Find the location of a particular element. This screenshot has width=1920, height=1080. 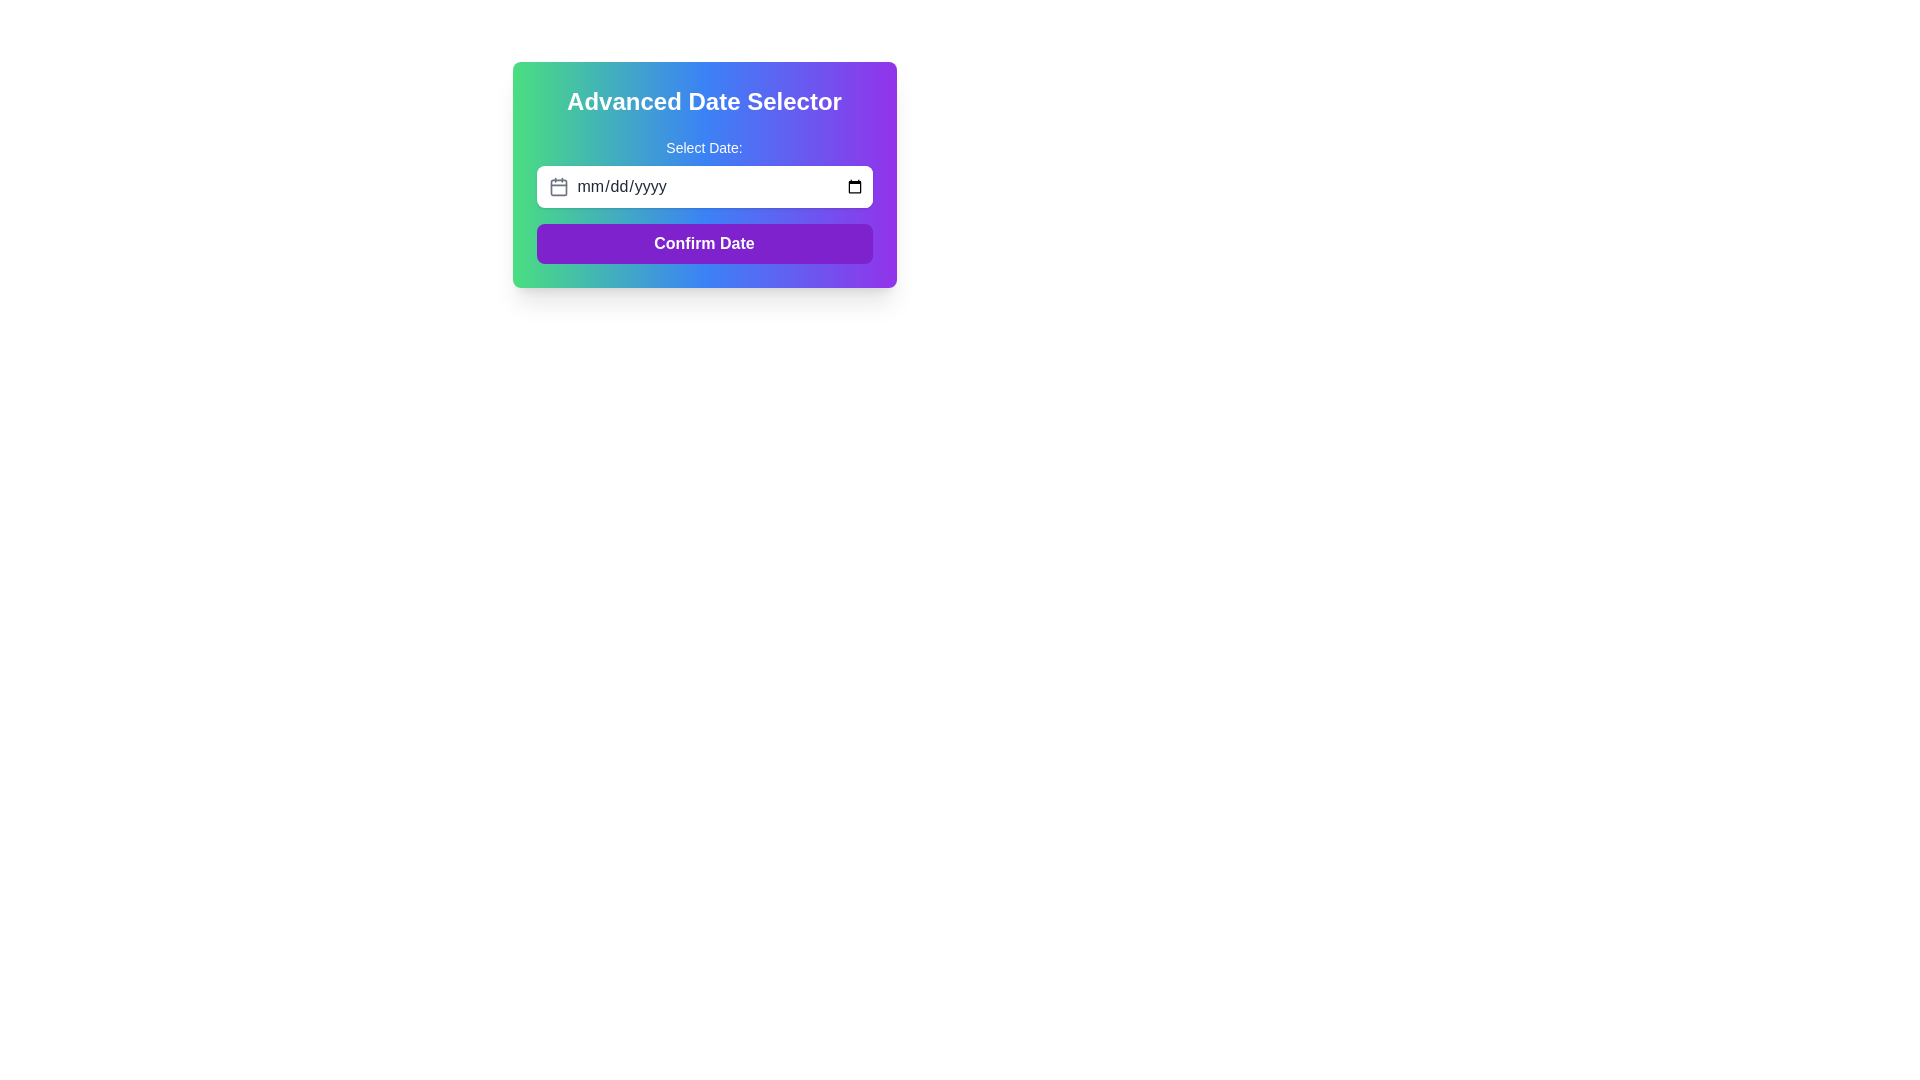

the 'Confirm Date' button is located at coordinates (704, 242).